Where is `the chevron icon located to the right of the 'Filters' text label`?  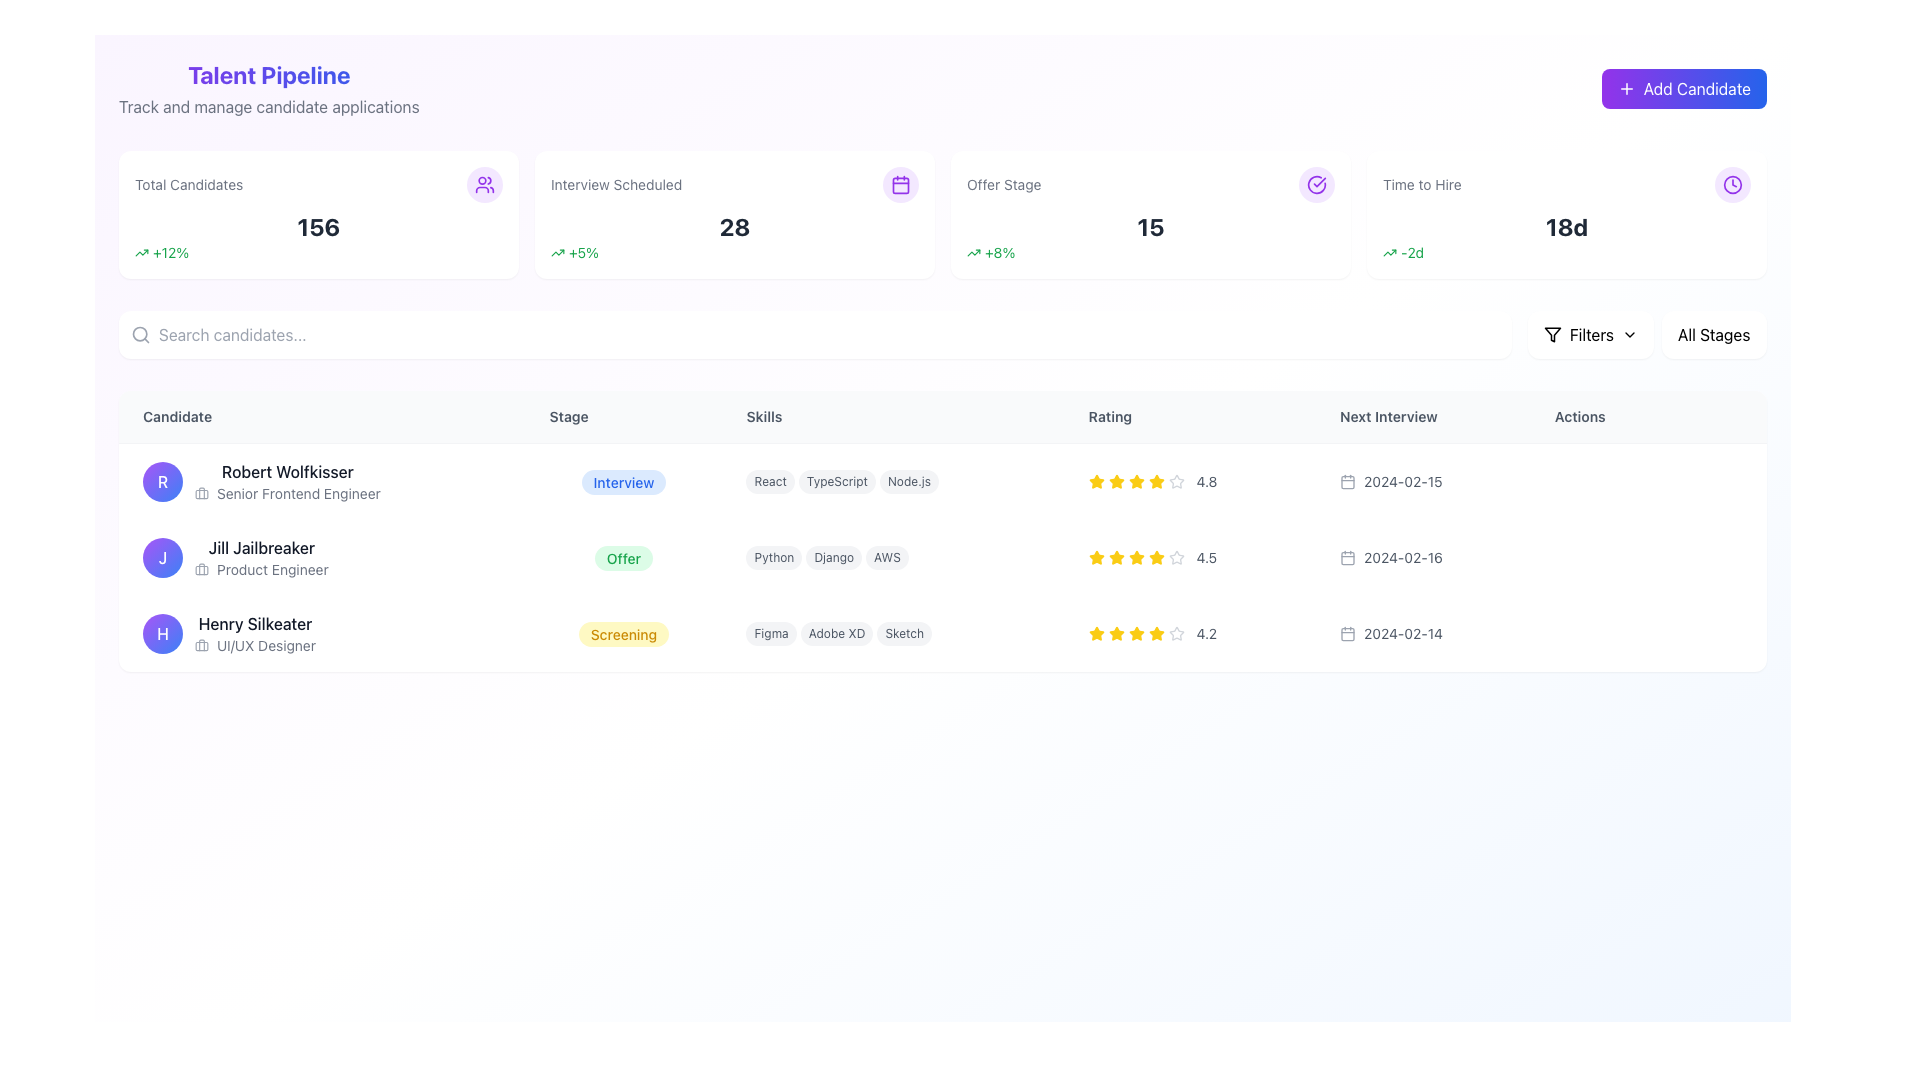 the chevron icon located to the right of the 'Filters' text label is located at coordinates (1630, 334).